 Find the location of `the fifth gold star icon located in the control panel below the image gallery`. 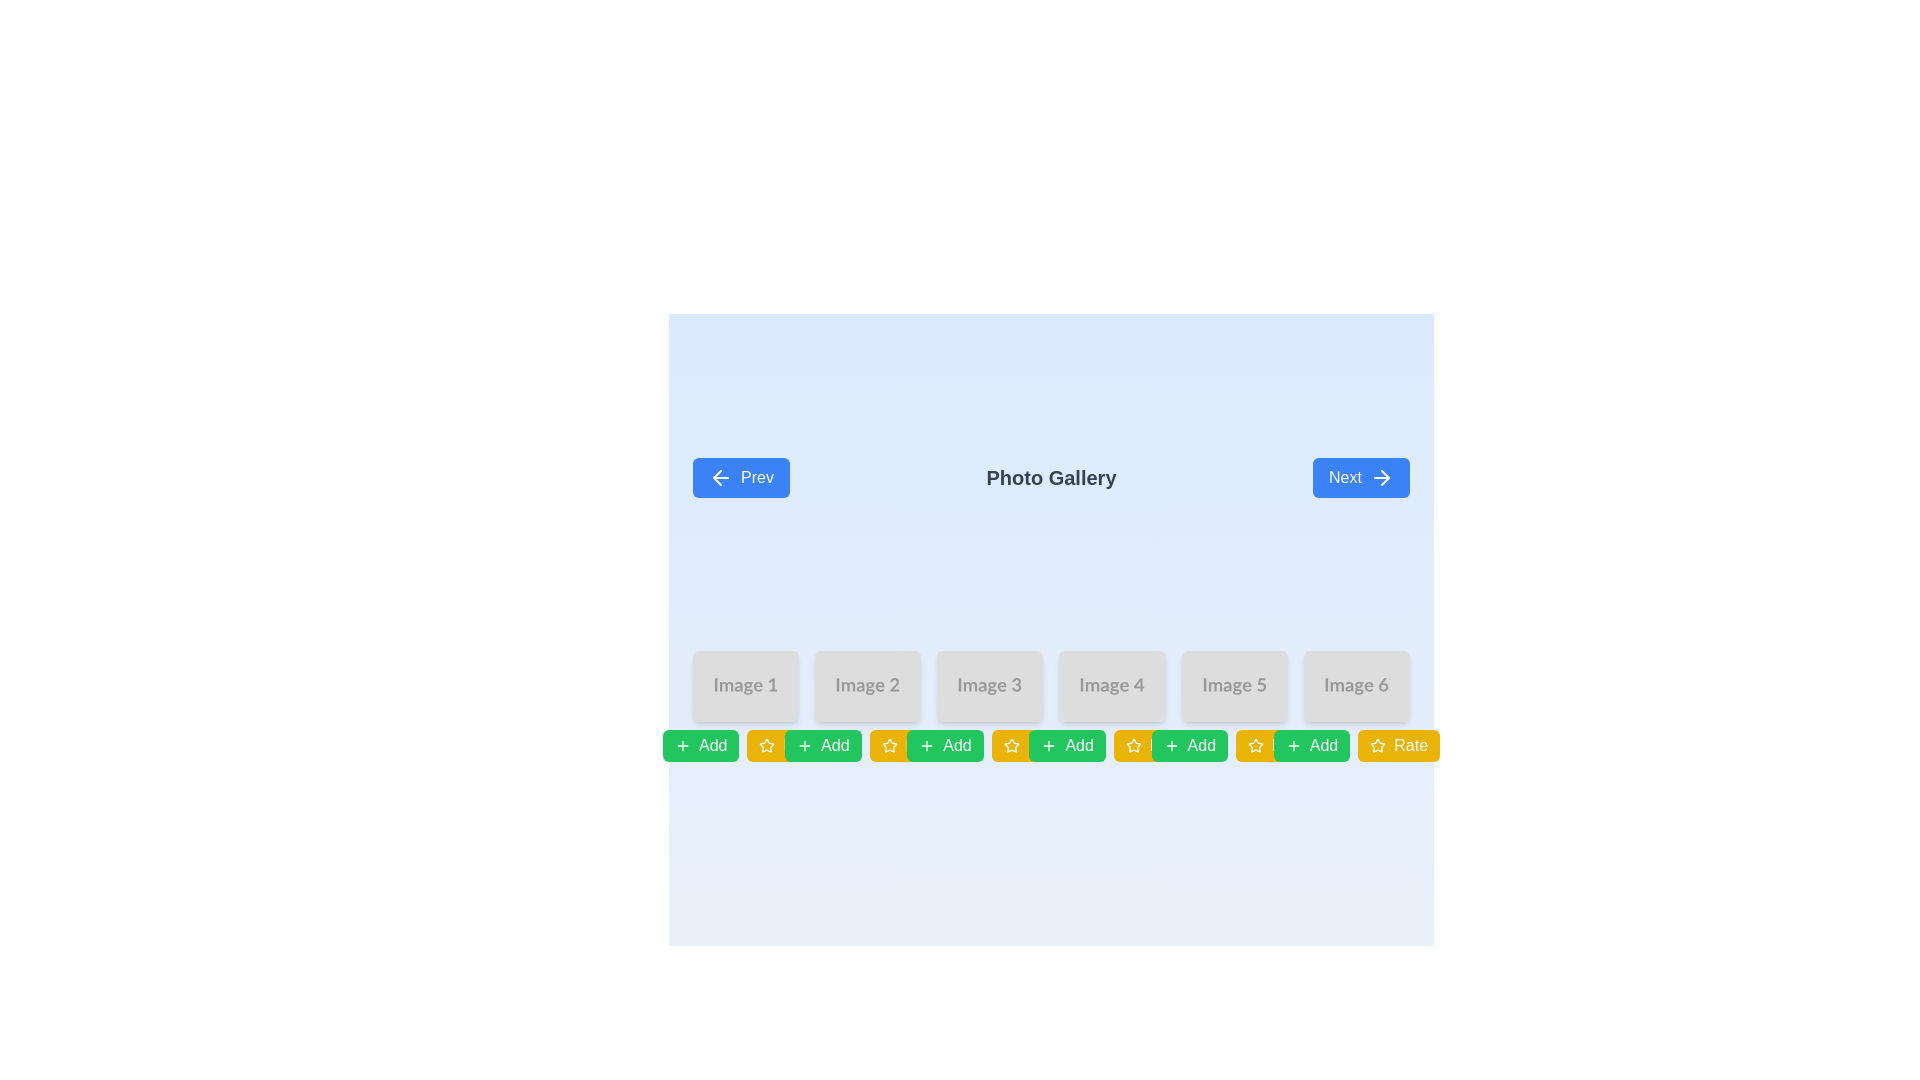

the fifth gold star icon located in the control panel below the image gallery is located at coordinates (1376, 744).